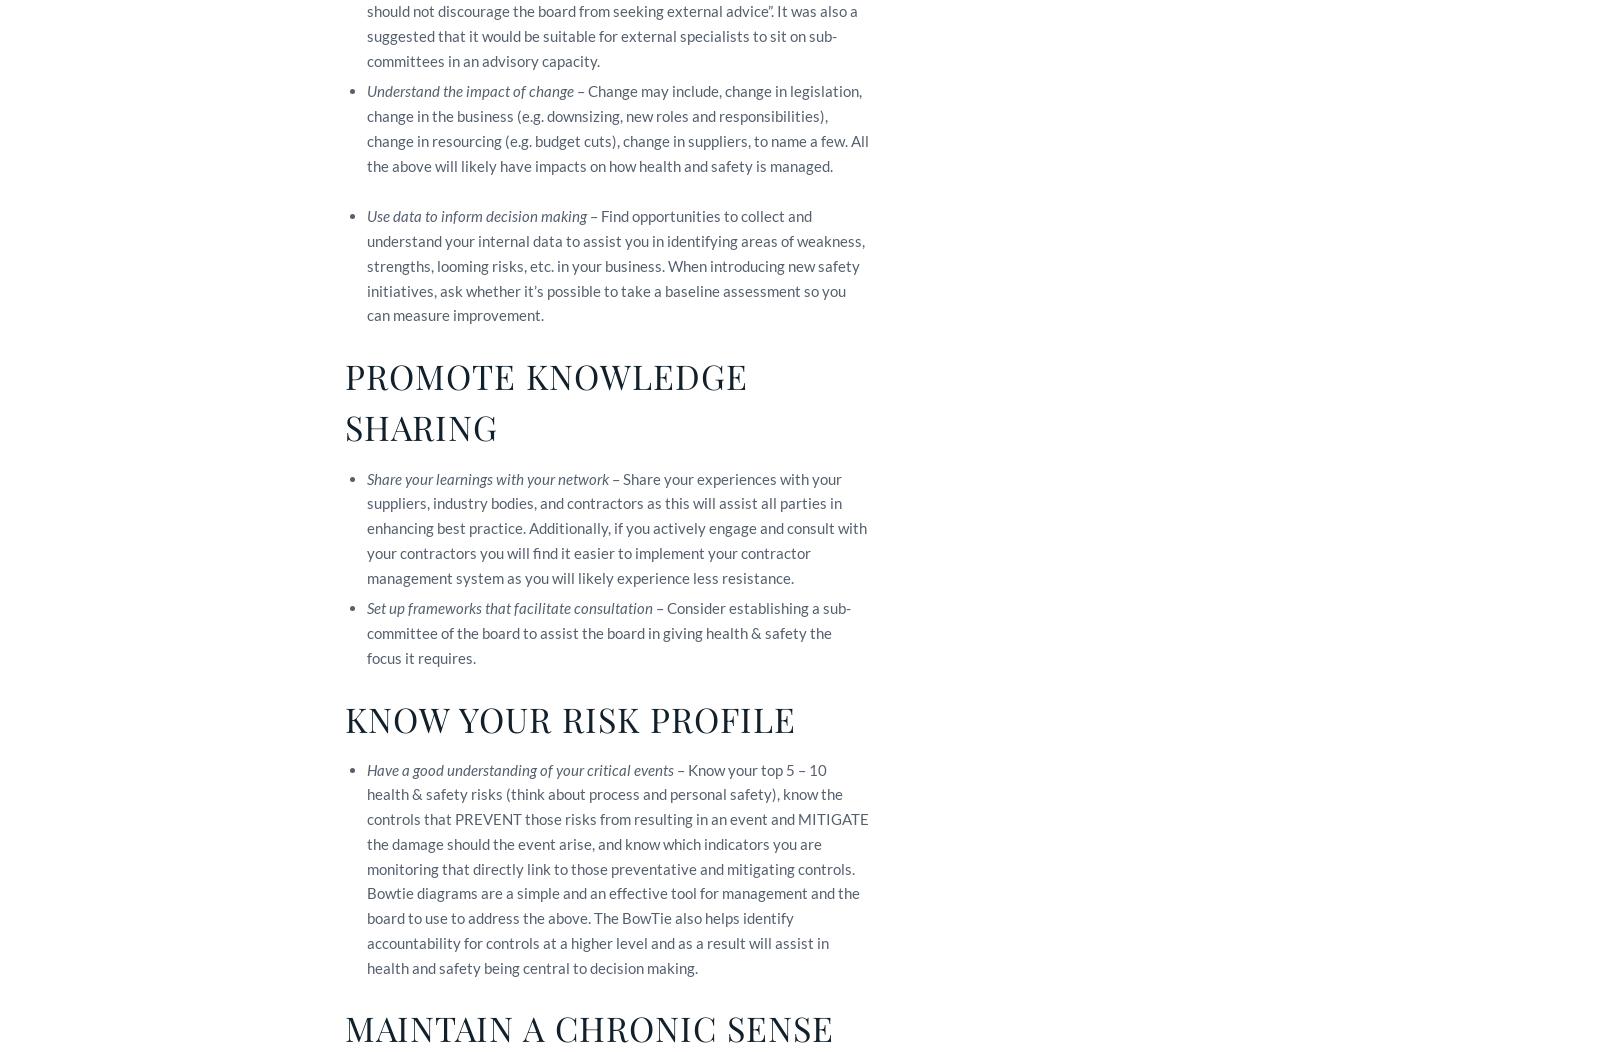  What do you see at coordinates (616, 527) in the screenshot?
I see `'– Share your experiences with your suppliers, industry bodies, and contractors as this will assist all parties in enhancing best practice. Additionally, if you actively engage and consult with your contractors you will find it easier to implement your contractor management system as you will likely experience less resistance.'` at bounding box center [616, 527].